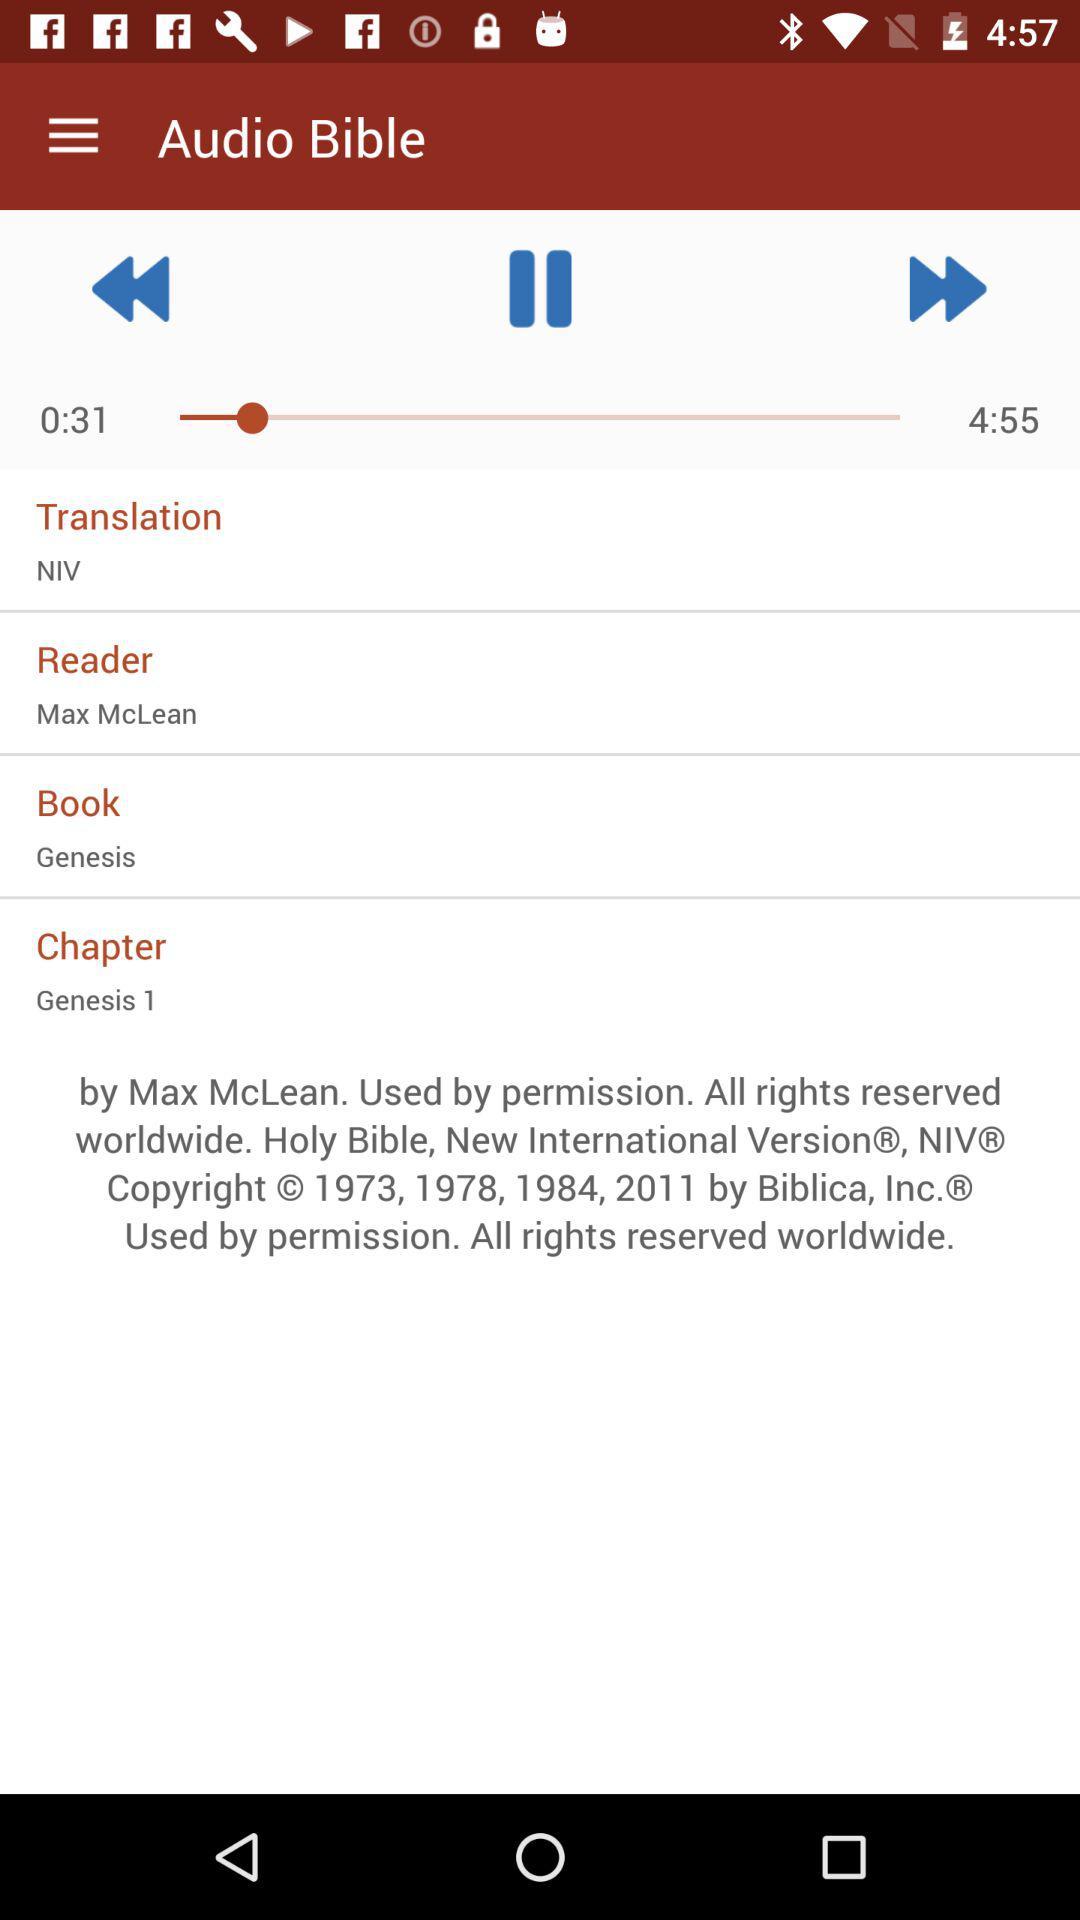 The image size is (1080, 1920). I want to click on genesis 1 item, so click(540, 999).